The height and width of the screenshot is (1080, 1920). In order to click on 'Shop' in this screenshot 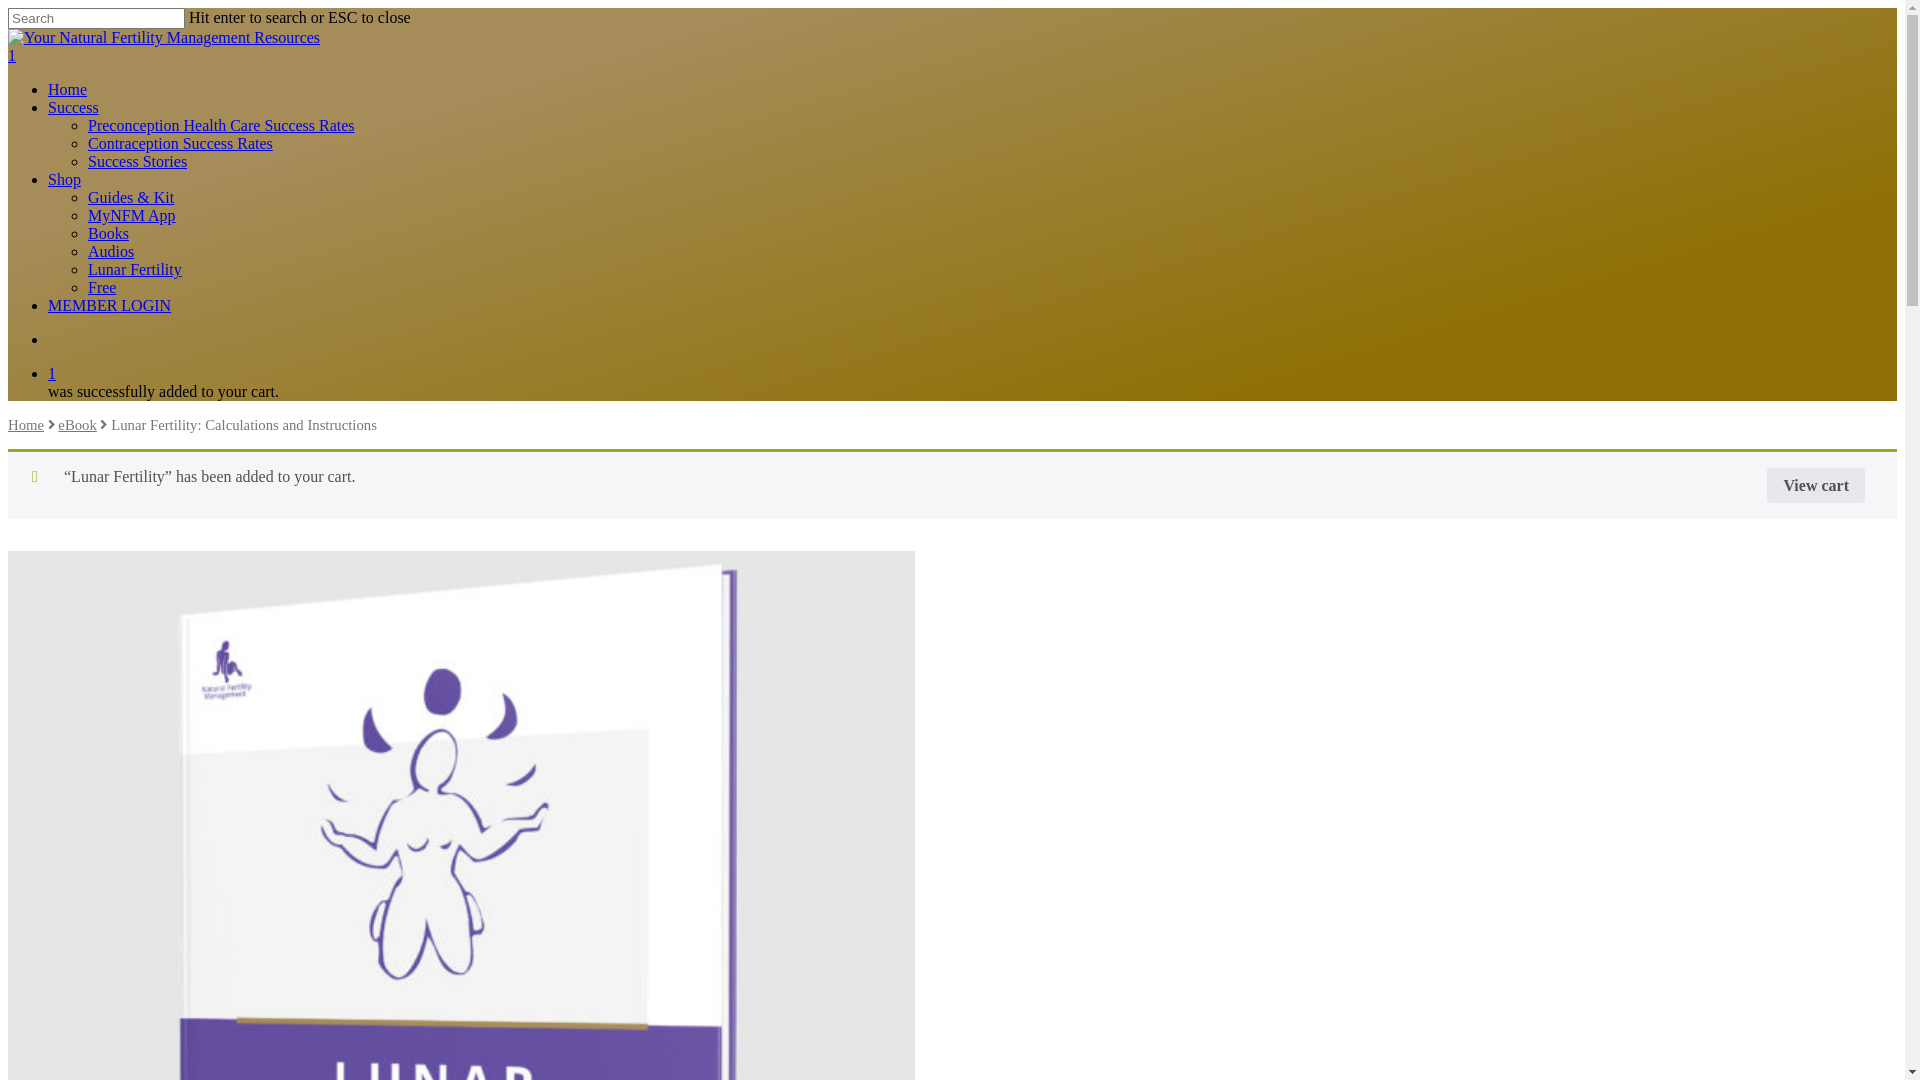, I will do `click(64, 178)`.